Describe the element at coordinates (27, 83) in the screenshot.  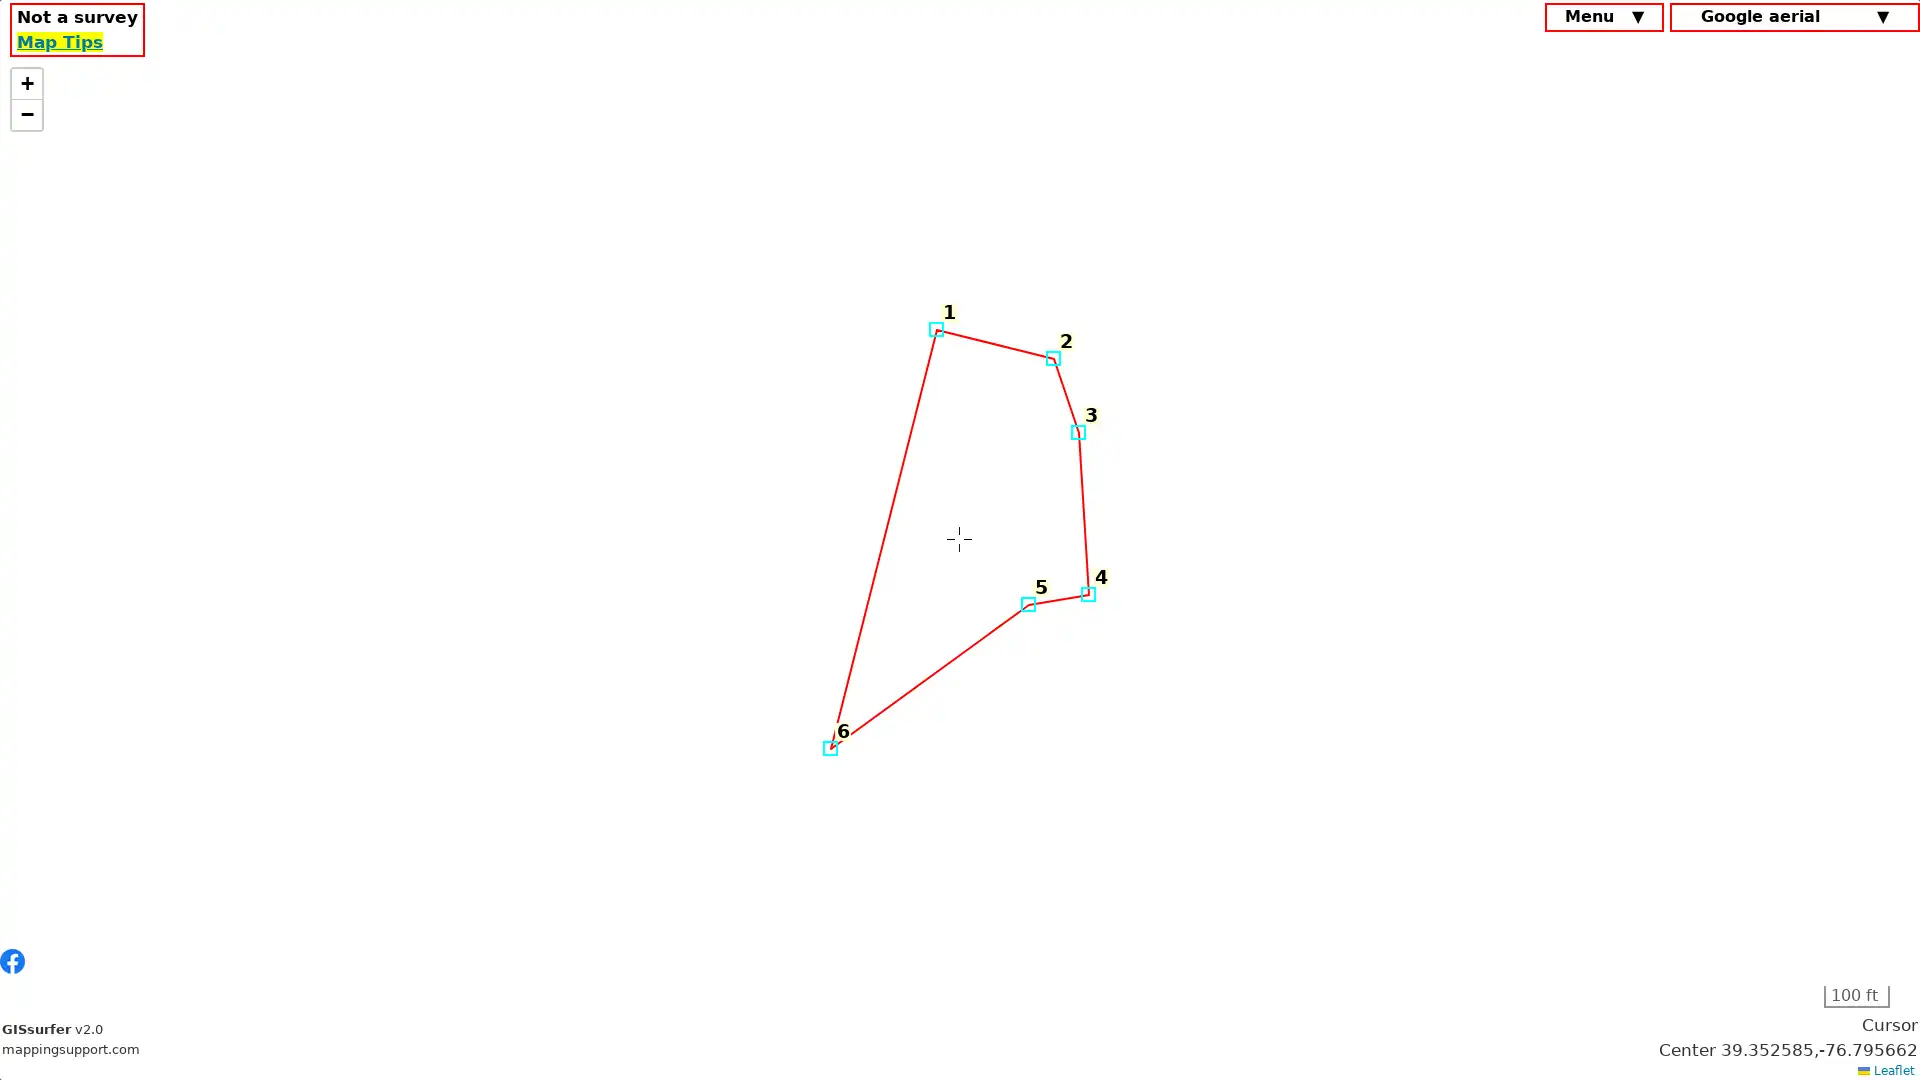
I see `Zoom in` at that location.